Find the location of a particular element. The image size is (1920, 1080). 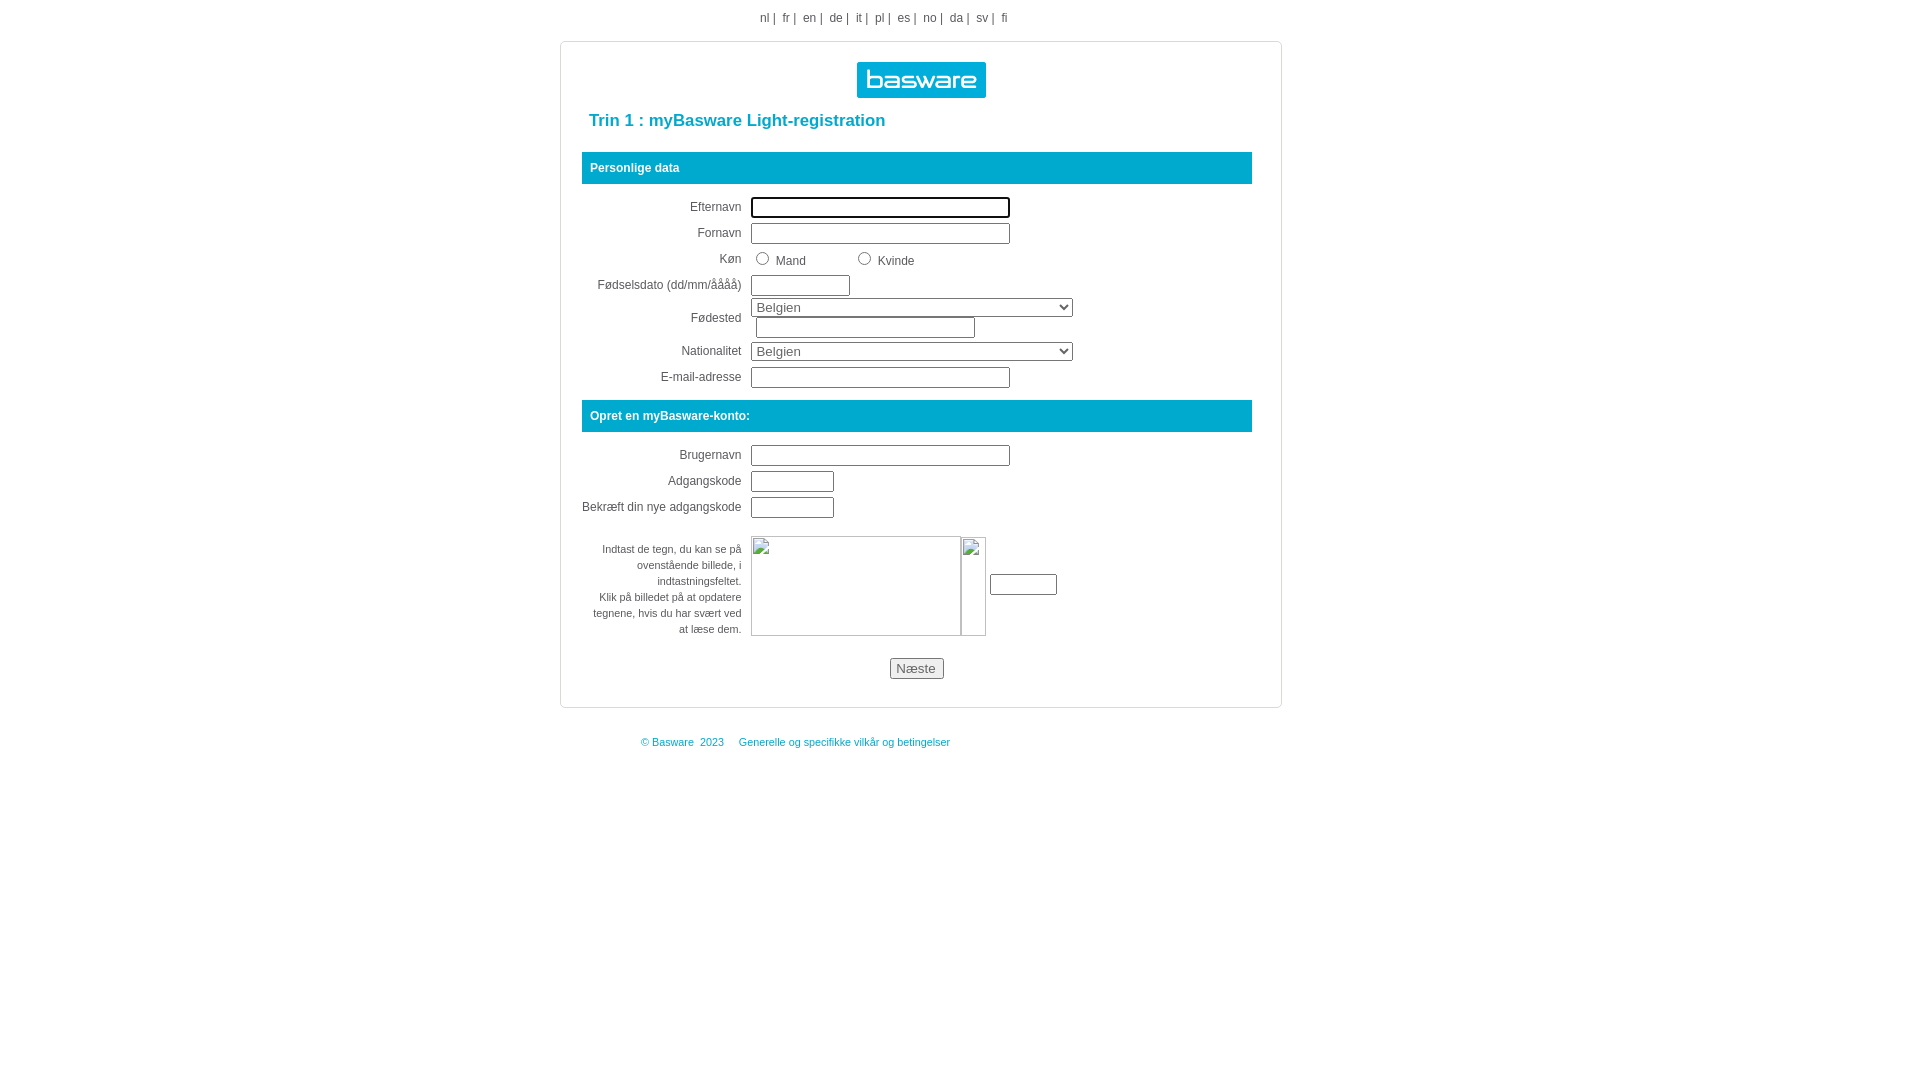

'de' is located at coordinates (829, 18).